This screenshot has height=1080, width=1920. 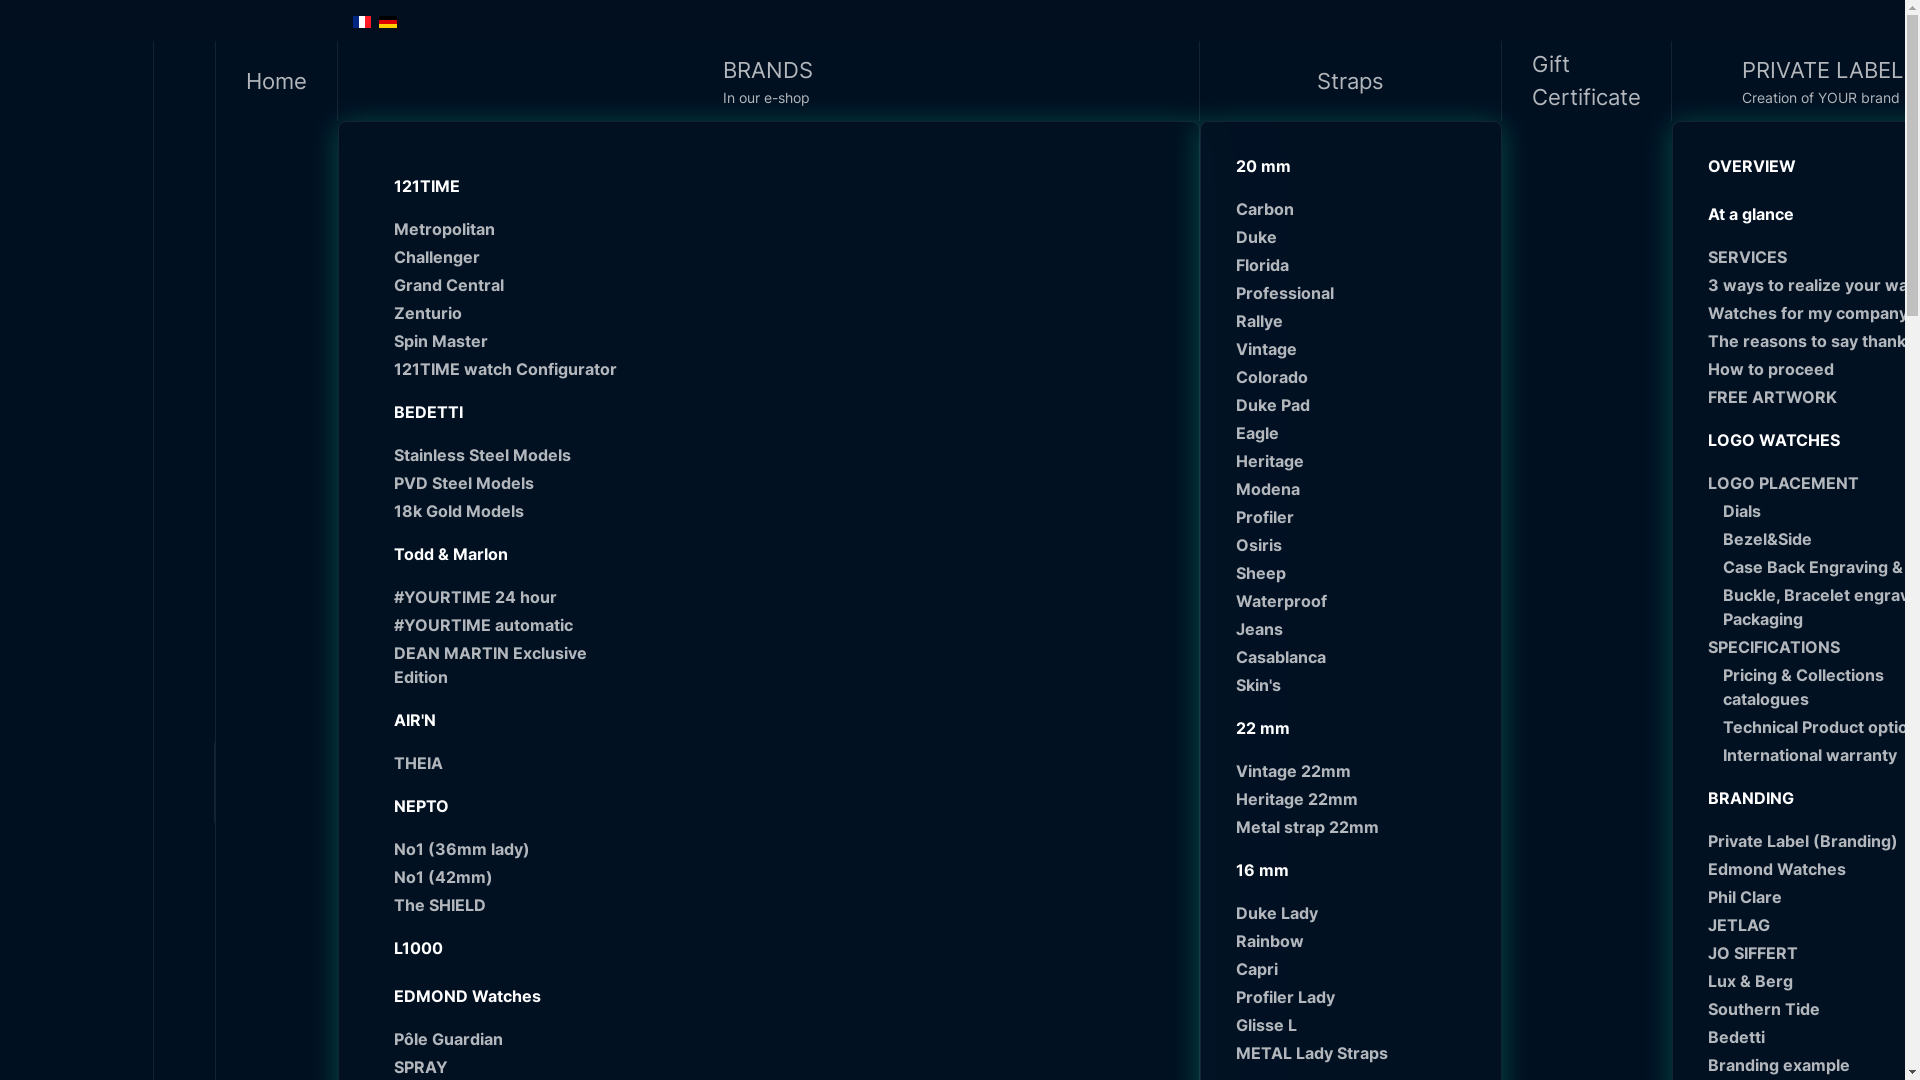 What do you see at coordinates (506, 256) in the screenshot?
I see `'Challenger'` at bounding box center [506, 256].